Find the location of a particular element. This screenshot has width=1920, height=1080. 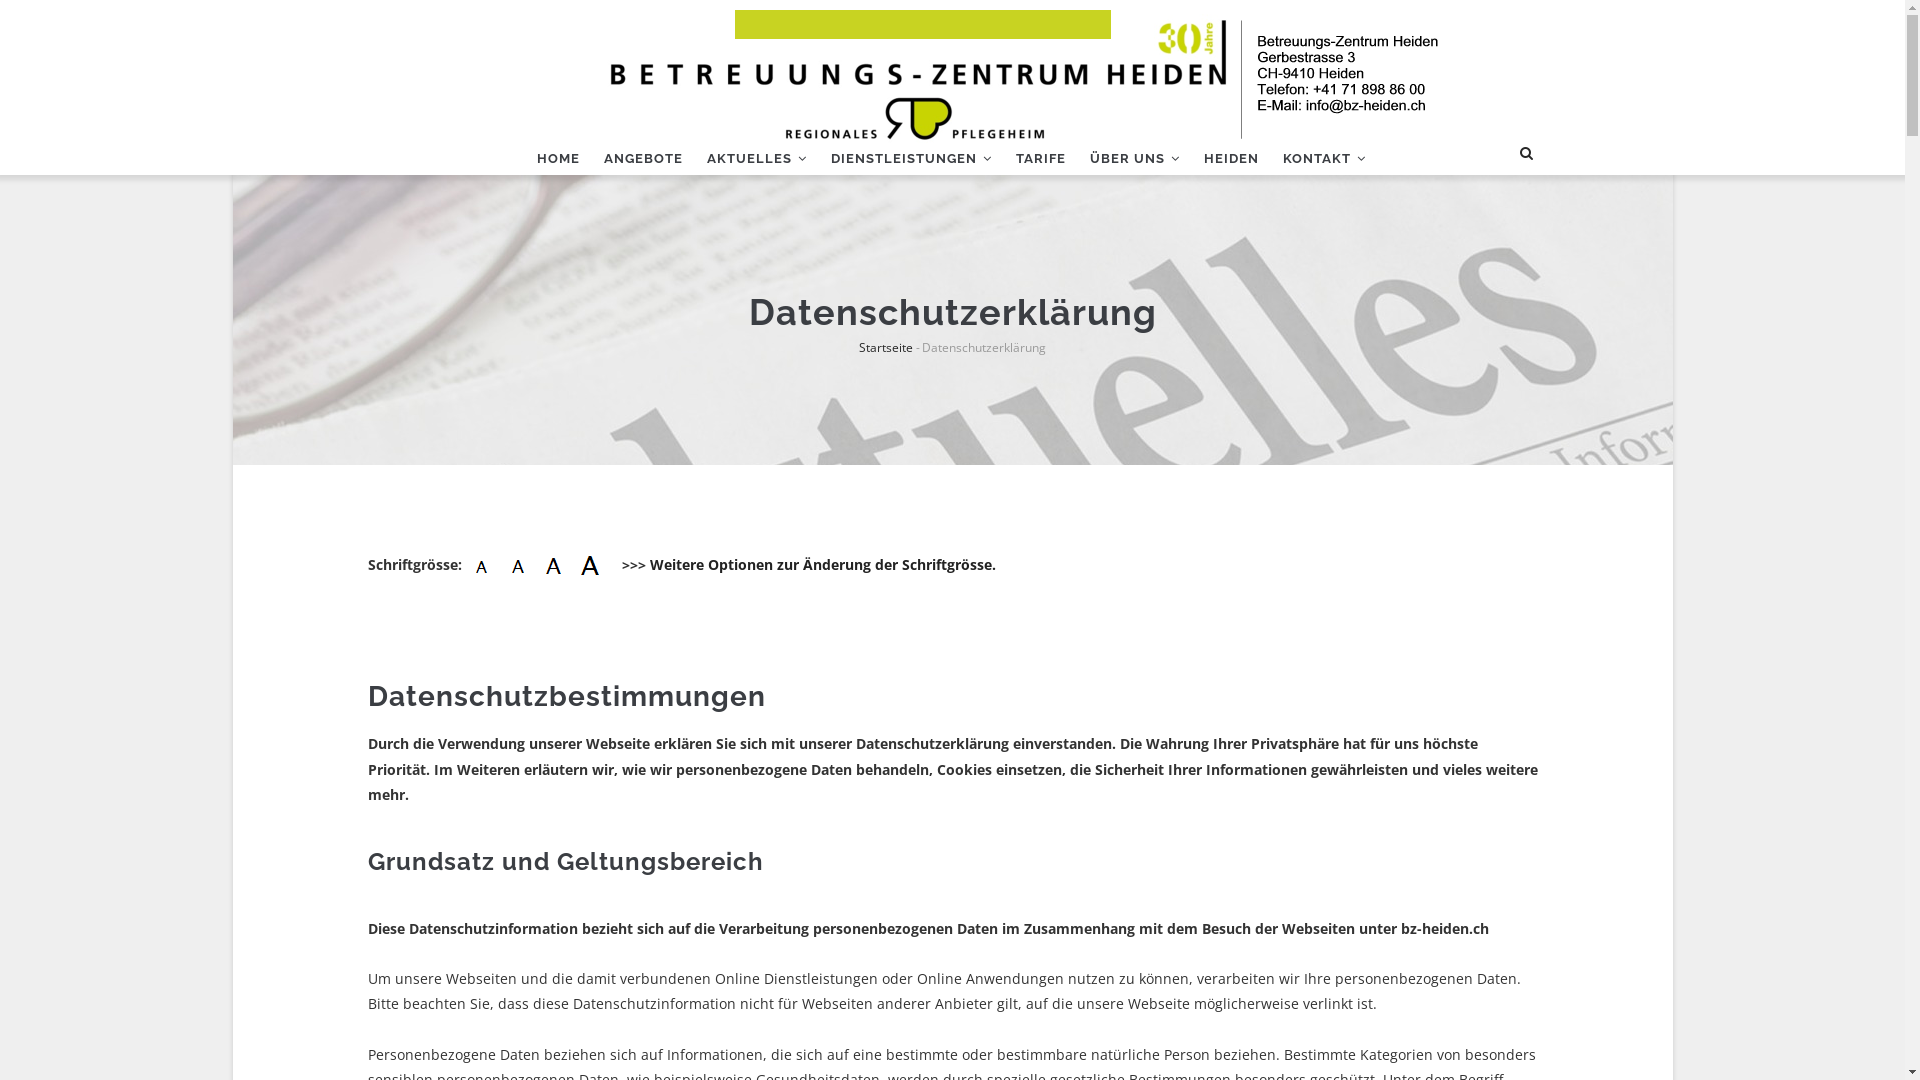

'DIENSTLEISTUNGEN' is located at coordinates (909, 157).